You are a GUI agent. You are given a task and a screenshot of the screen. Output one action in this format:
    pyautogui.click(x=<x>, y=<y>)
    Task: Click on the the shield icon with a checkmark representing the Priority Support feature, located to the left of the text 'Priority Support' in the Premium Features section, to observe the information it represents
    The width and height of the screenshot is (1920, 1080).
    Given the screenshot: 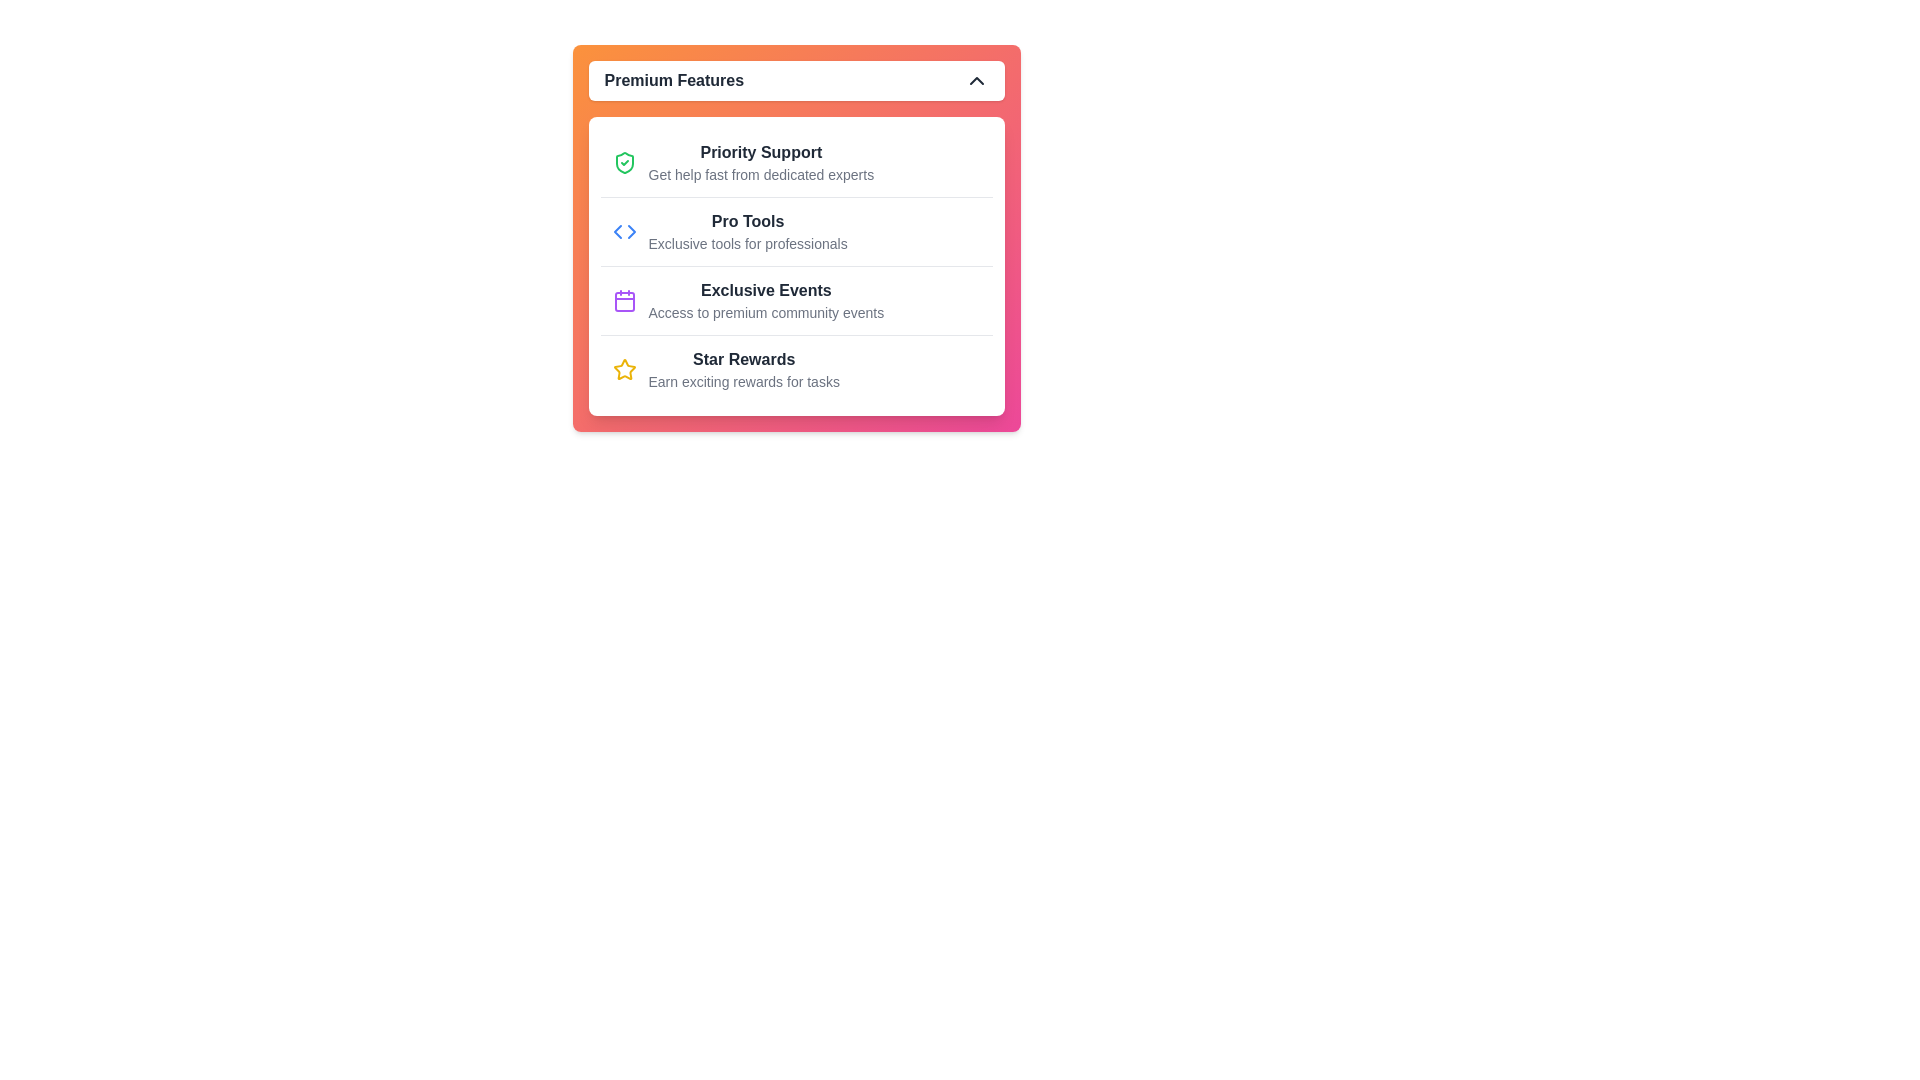 What is the action you would take?
    pyautogui.click(x=623, y=161)
    